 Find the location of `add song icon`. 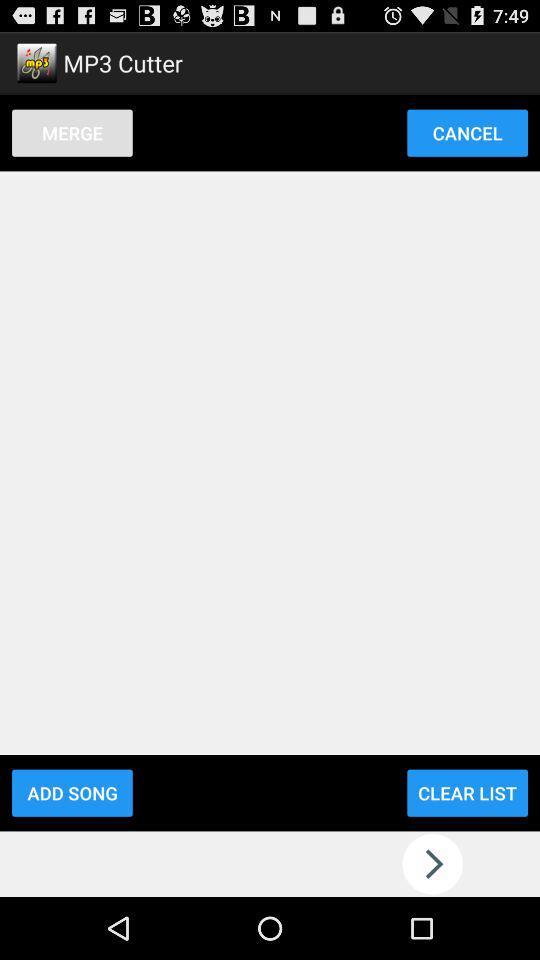

add song icon is located at coordinates (71, 793).